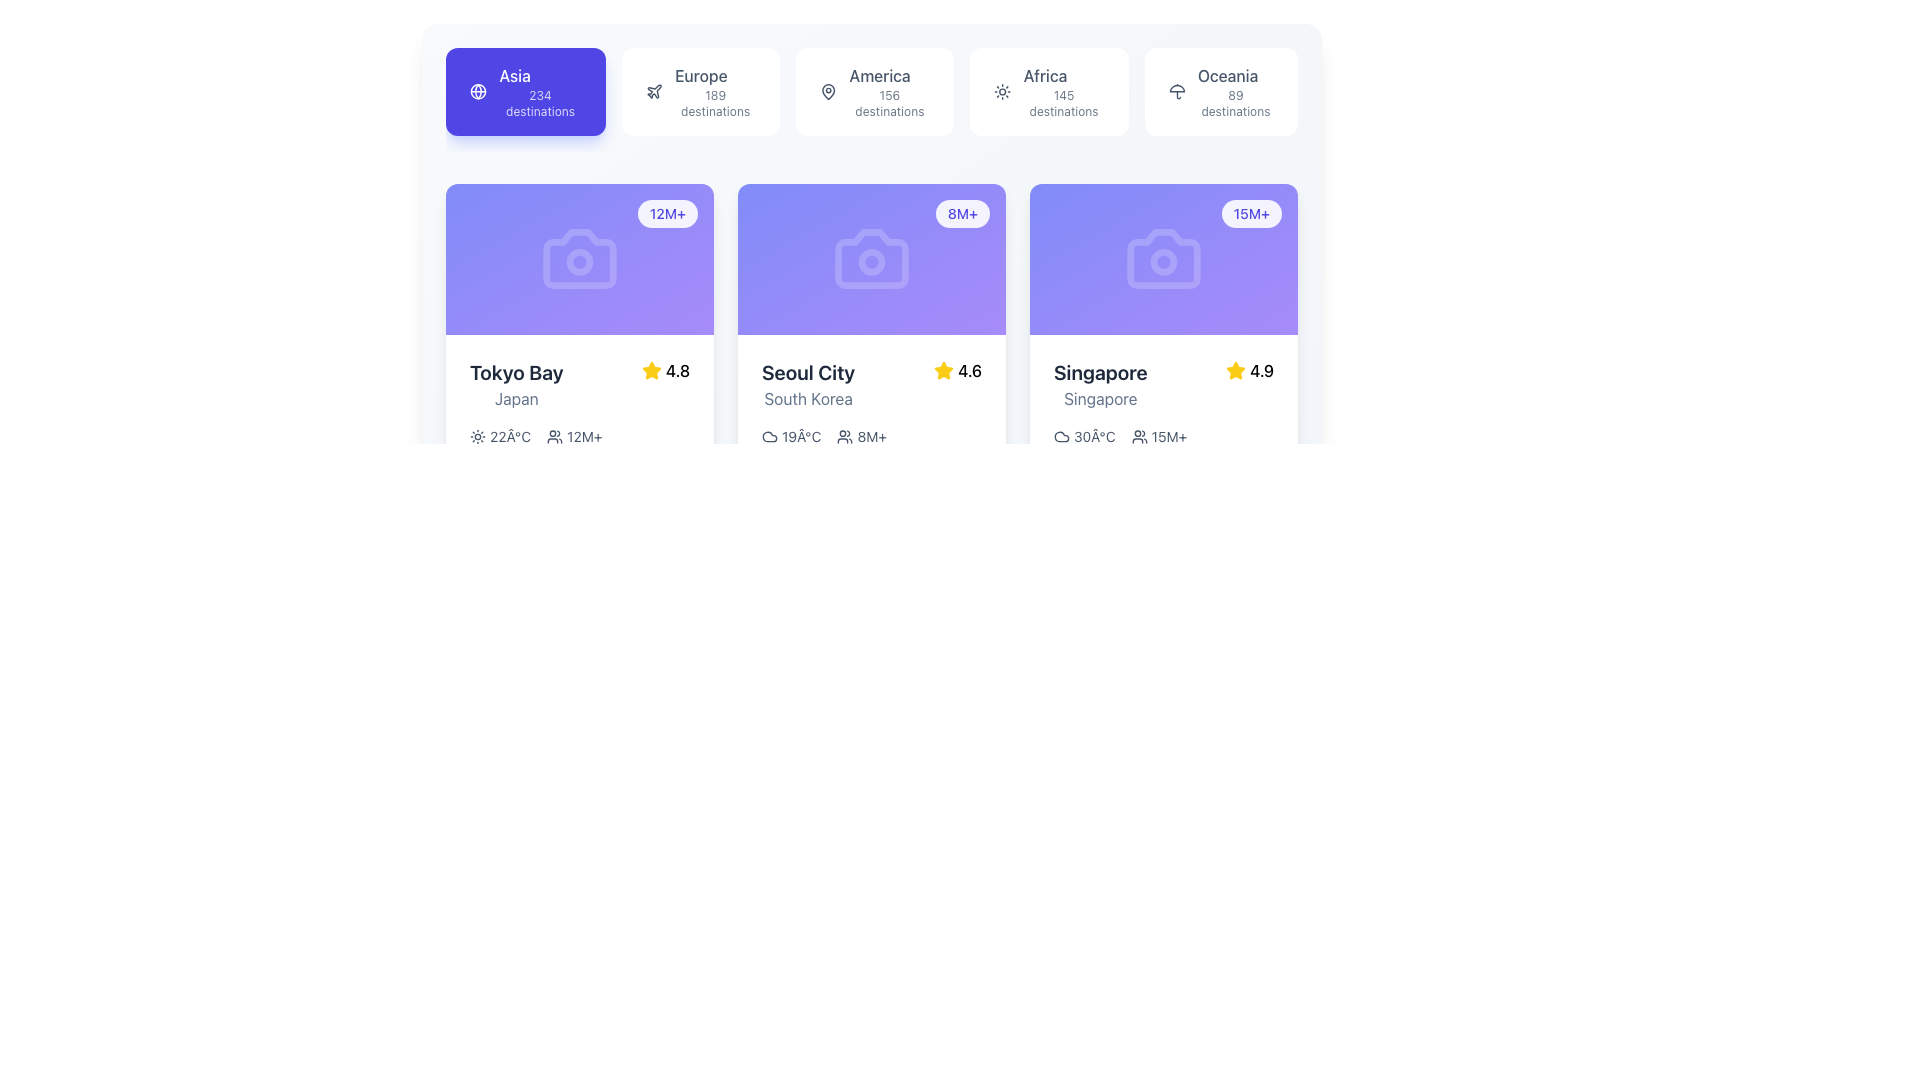 This screenshot has width=1920, height=1080. Describe the element at coordinates (510, 435) in the screenshot. I see `the temperature text displaying '22Â°C' for Tokyo Bay, located to the right of the sun icon and above the population data` at that location.